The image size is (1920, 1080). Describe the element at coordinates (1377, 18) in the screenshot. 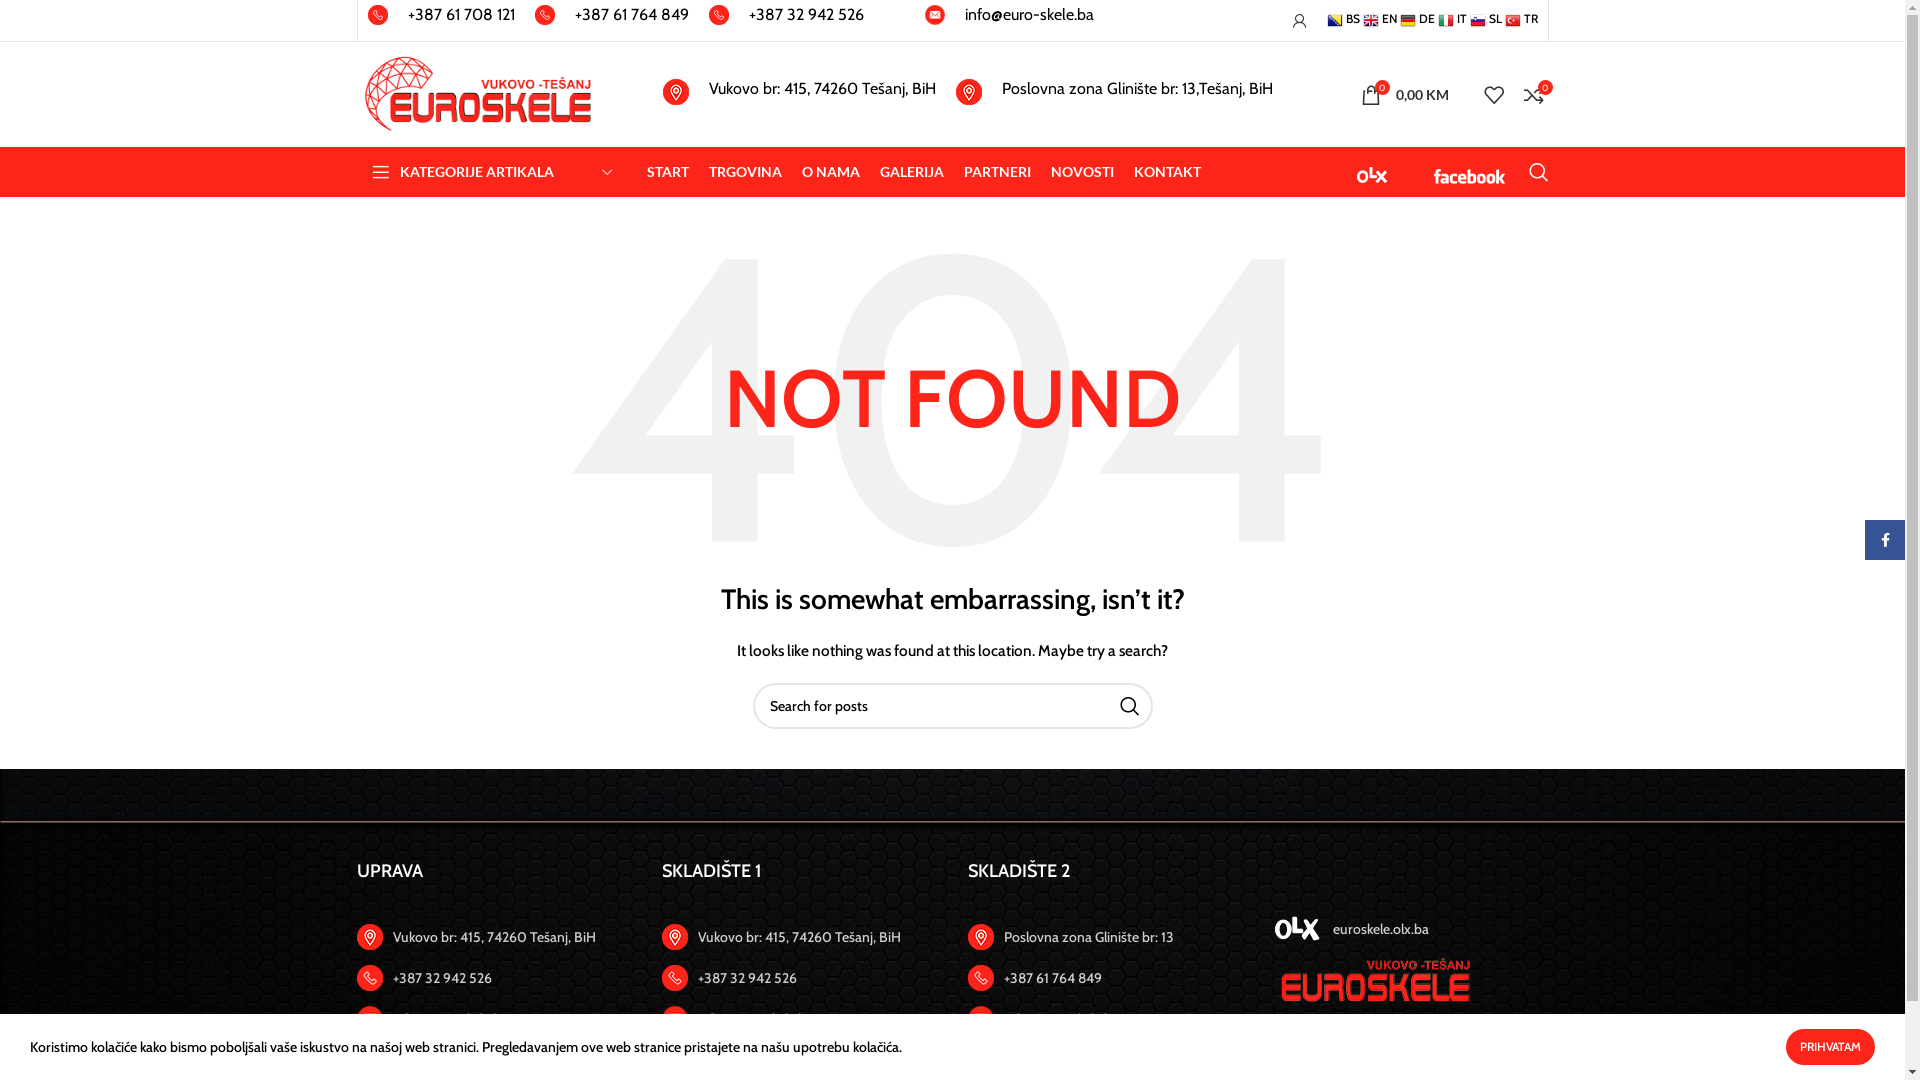

I see `'EN'` at that location.